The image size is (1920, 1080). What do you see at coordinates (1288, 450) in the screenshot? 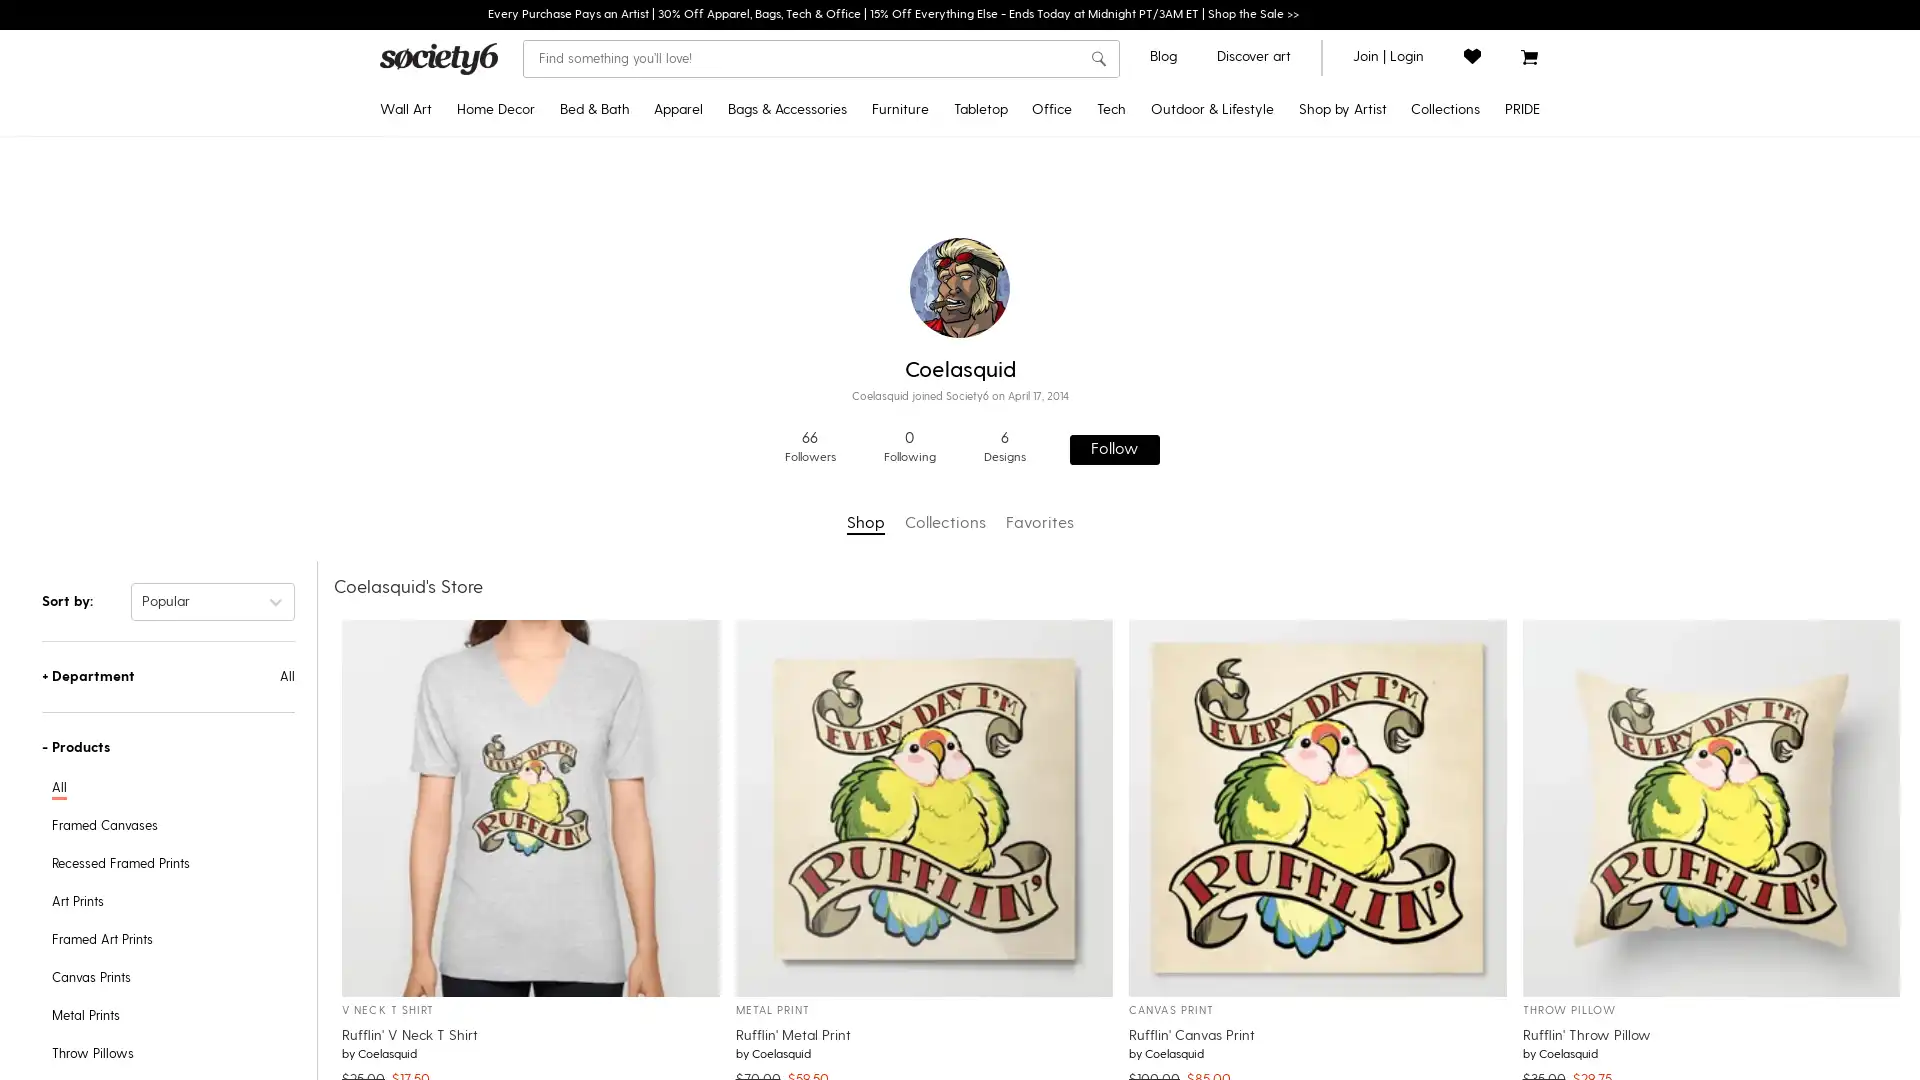
I see `Shop by Artist` at bounding box center [1288, 450].